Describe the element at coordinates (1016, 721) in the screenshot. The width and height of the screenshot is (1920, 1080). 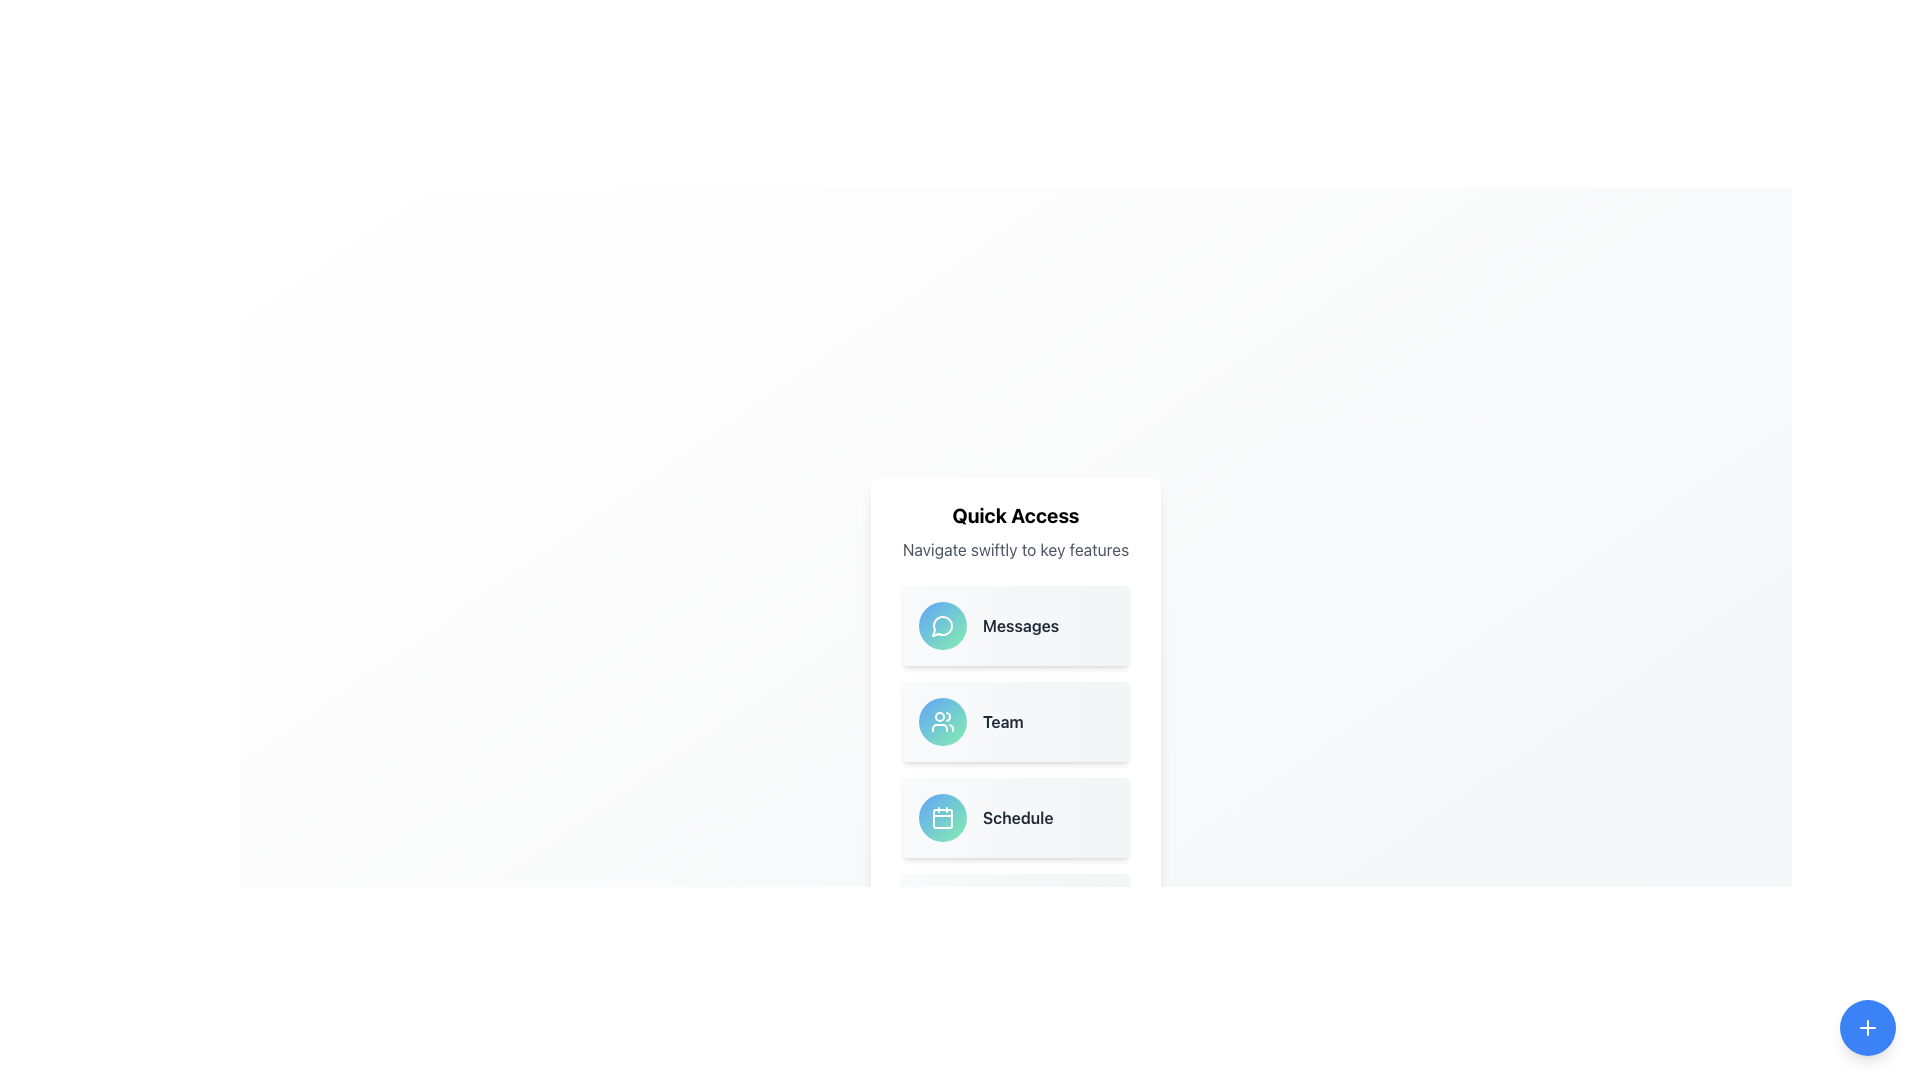
I see `the 'Team' navigation option in the Quick Access panel, which features a gradient box with a circular icon of two persons` at that location.